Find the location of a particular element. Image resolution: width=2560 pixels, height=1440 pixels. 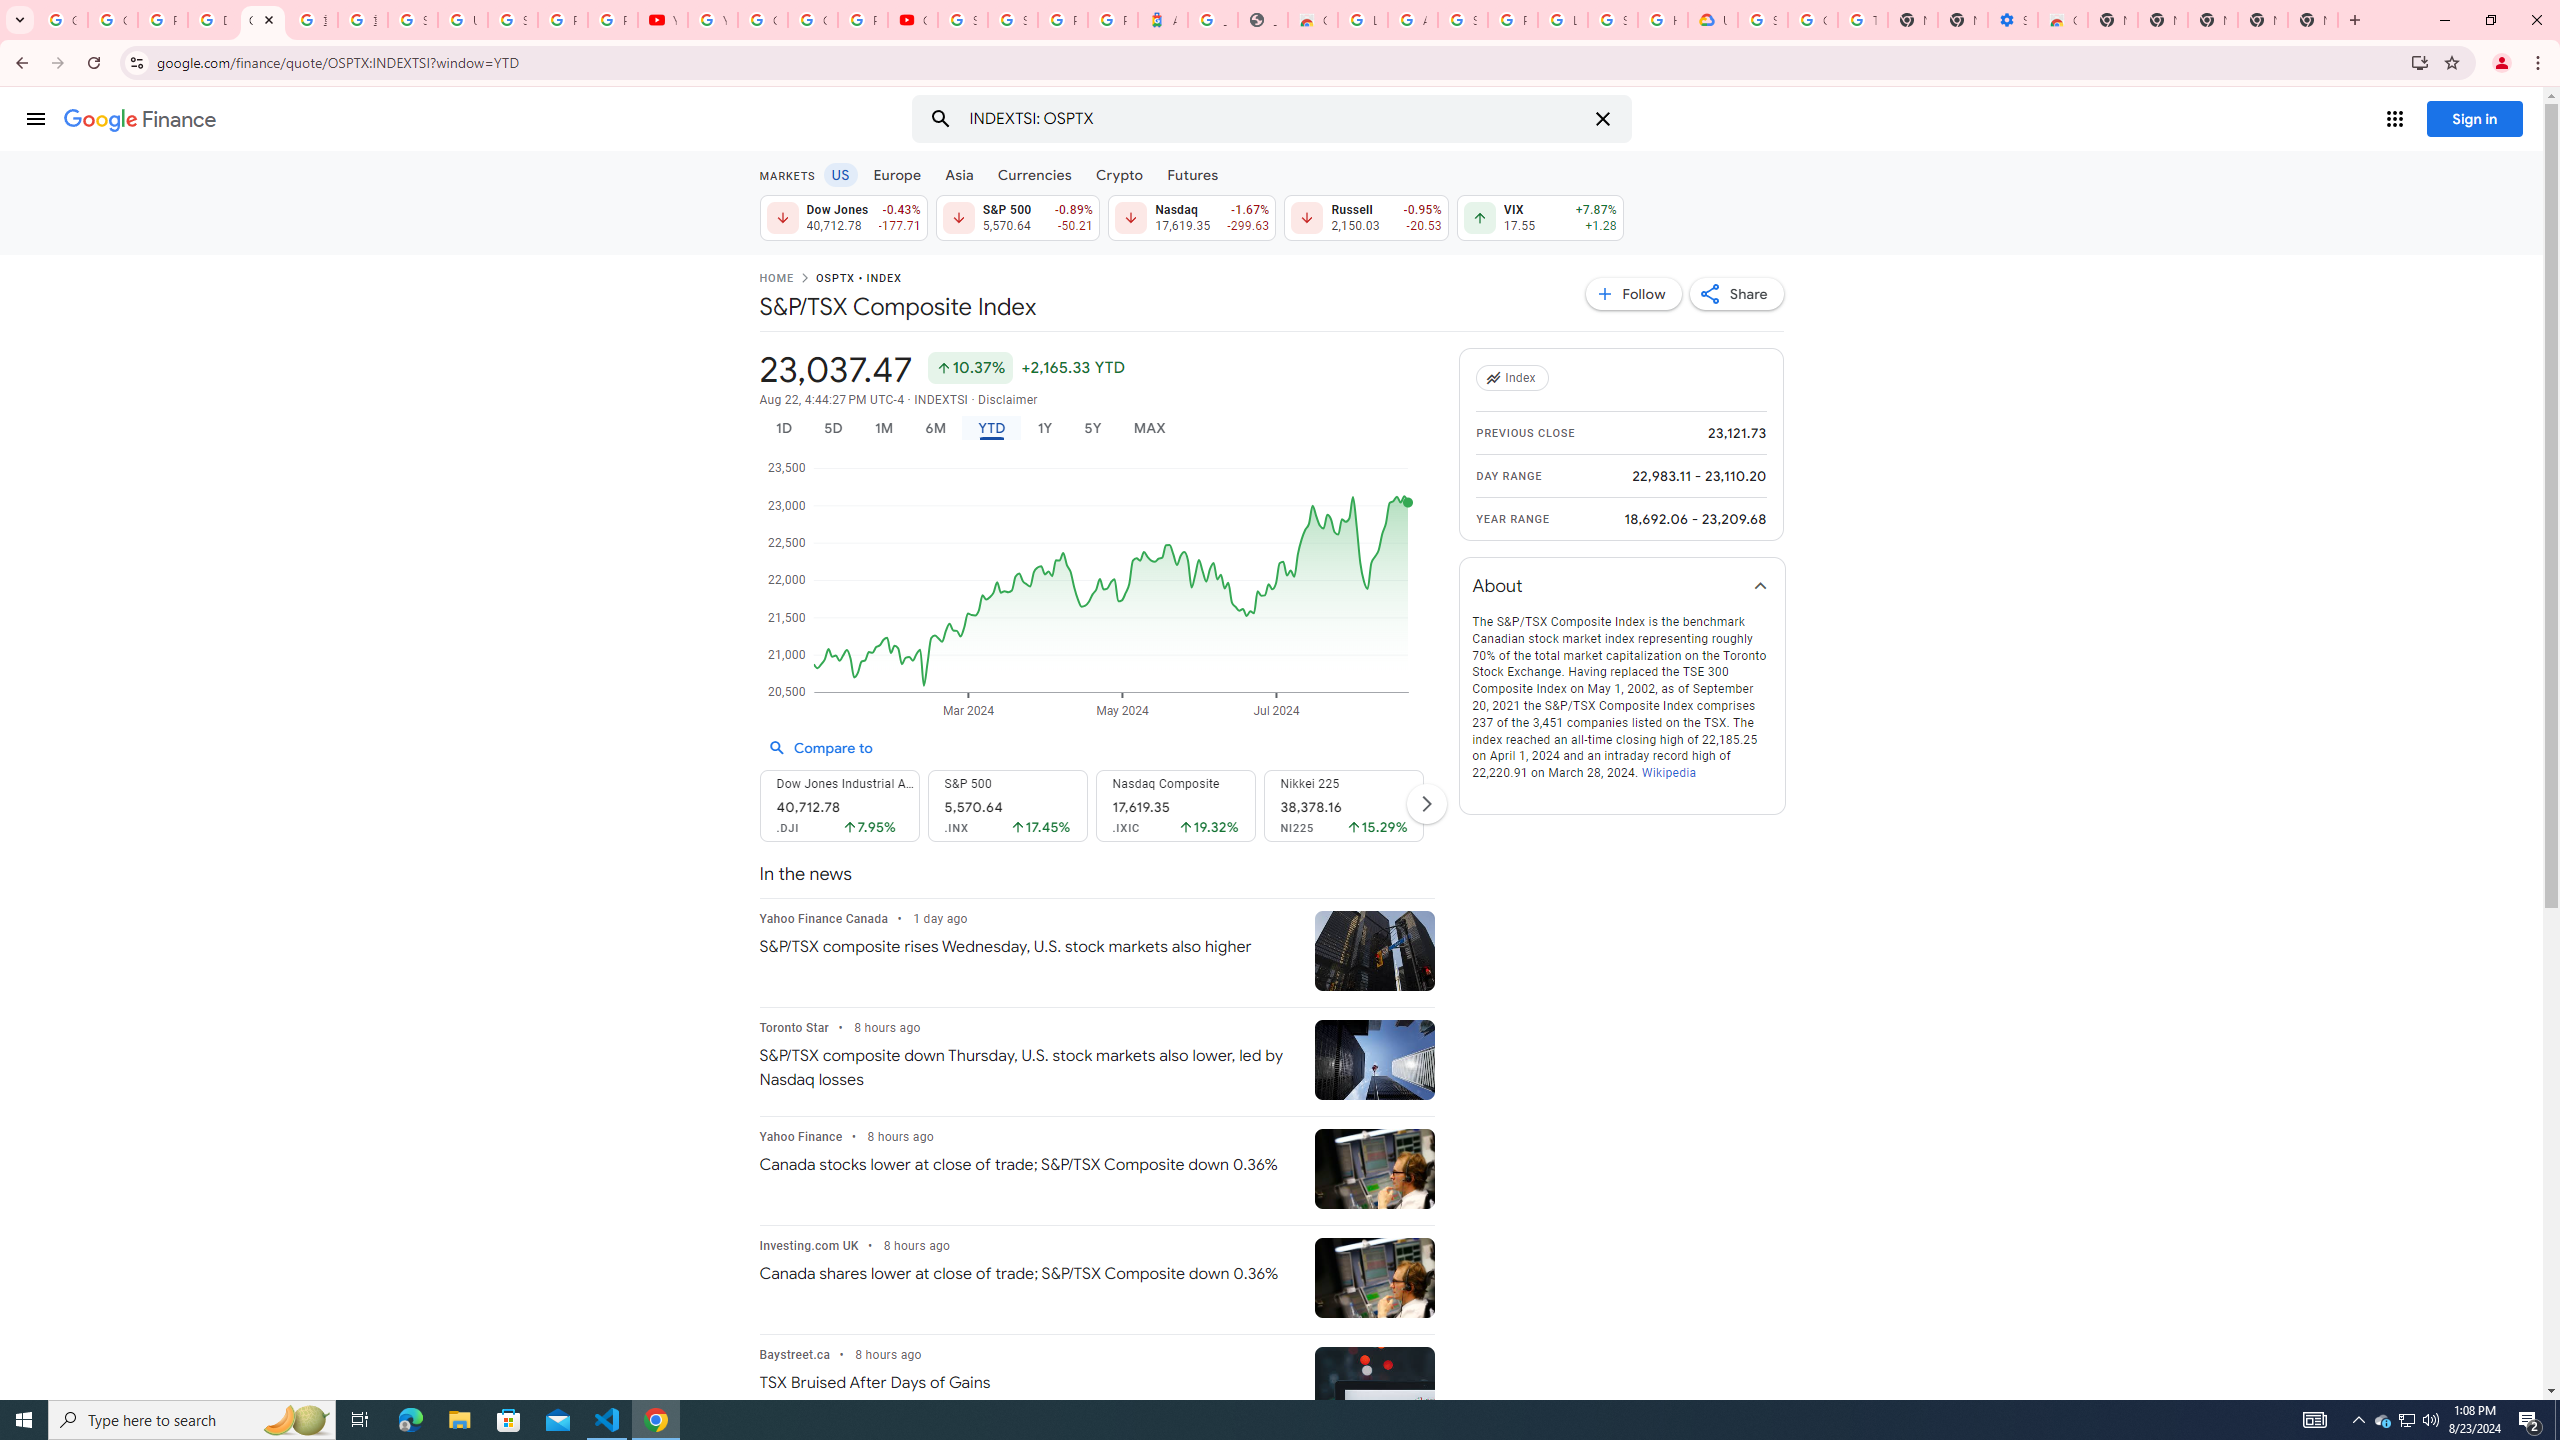

'VIX 17.55 Up by 7.87% +1.28' is located at coordinates (1538, 217).